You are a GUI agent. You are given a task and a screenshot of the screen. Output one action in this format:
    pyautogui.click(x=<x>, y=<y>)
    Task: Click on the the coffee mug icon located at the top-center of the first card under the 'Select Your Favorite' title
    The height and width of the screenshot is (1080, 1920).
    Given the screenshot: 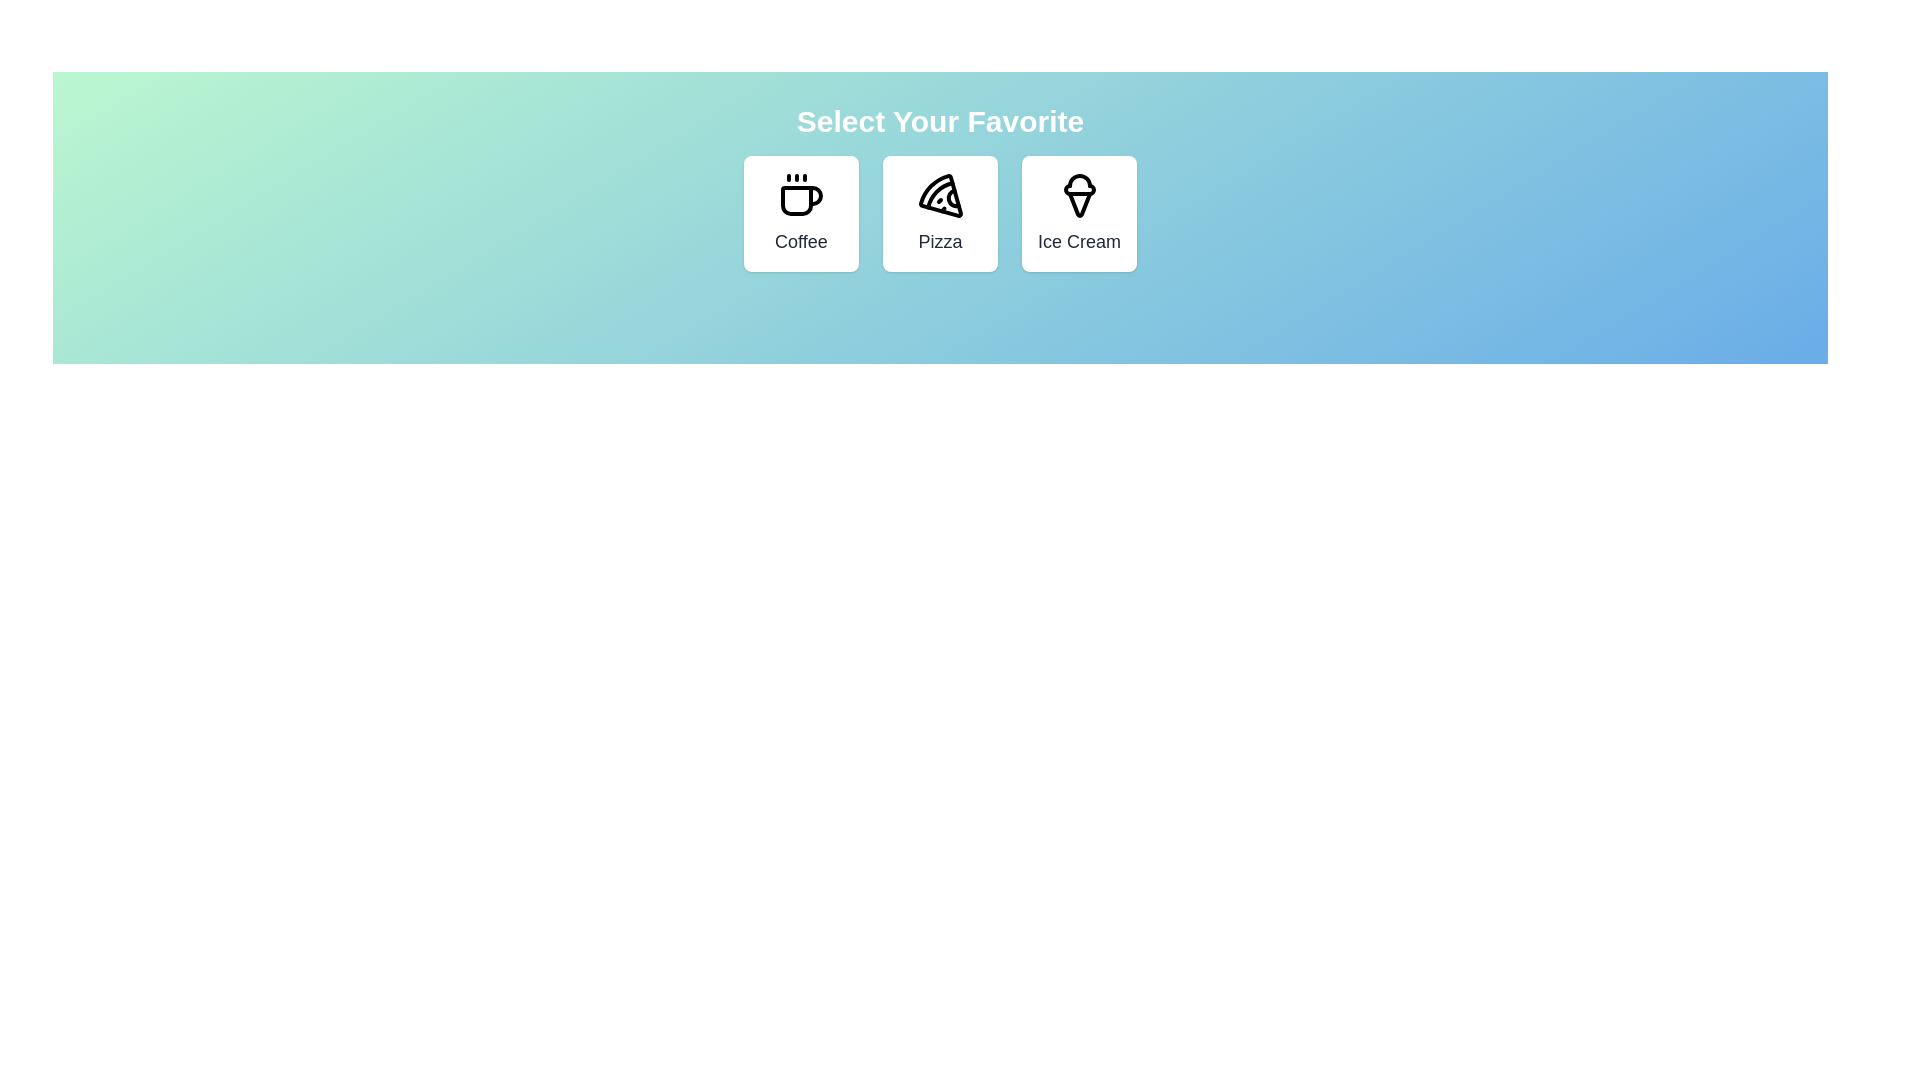 What is the action you would take?
    pyautogui.click(x=801, y=196)
    